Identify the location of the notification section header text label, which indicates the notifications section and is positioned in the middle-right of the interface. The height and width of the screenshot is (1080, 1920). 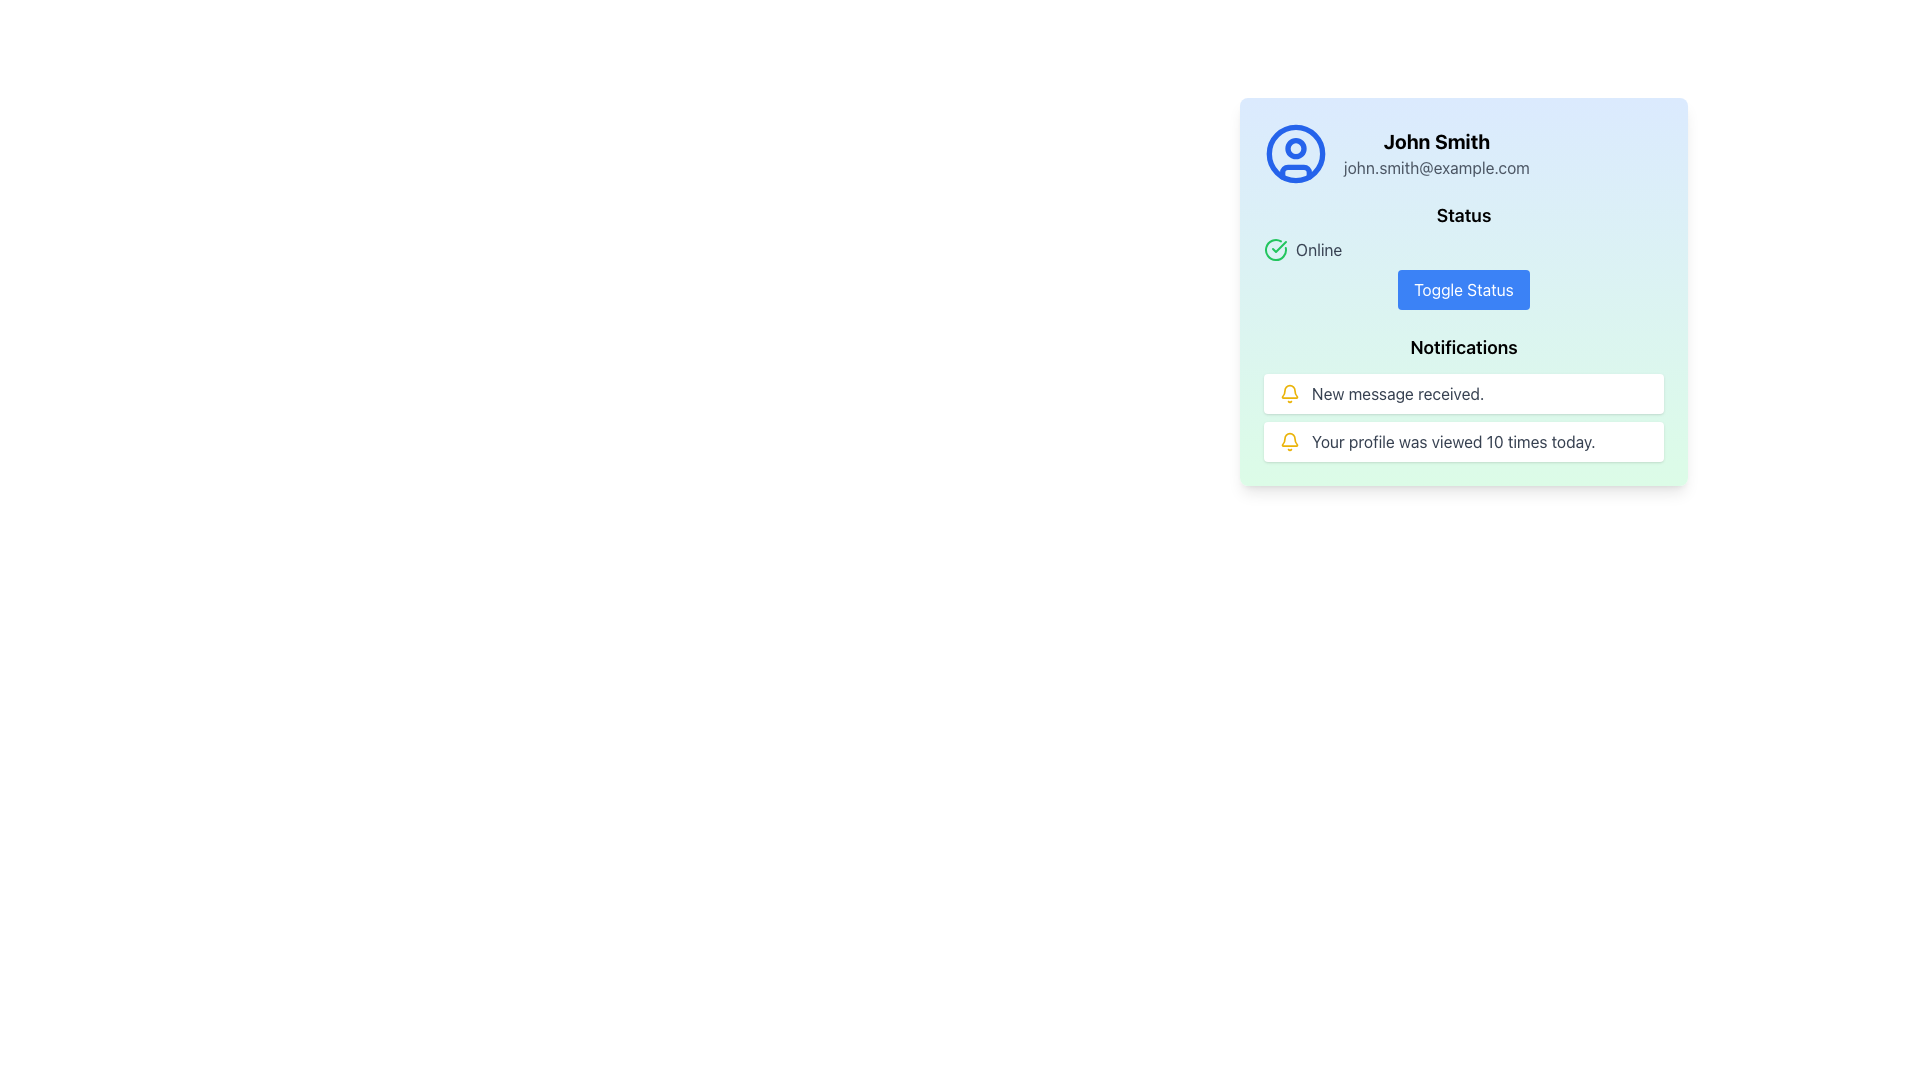
(1464, 346).